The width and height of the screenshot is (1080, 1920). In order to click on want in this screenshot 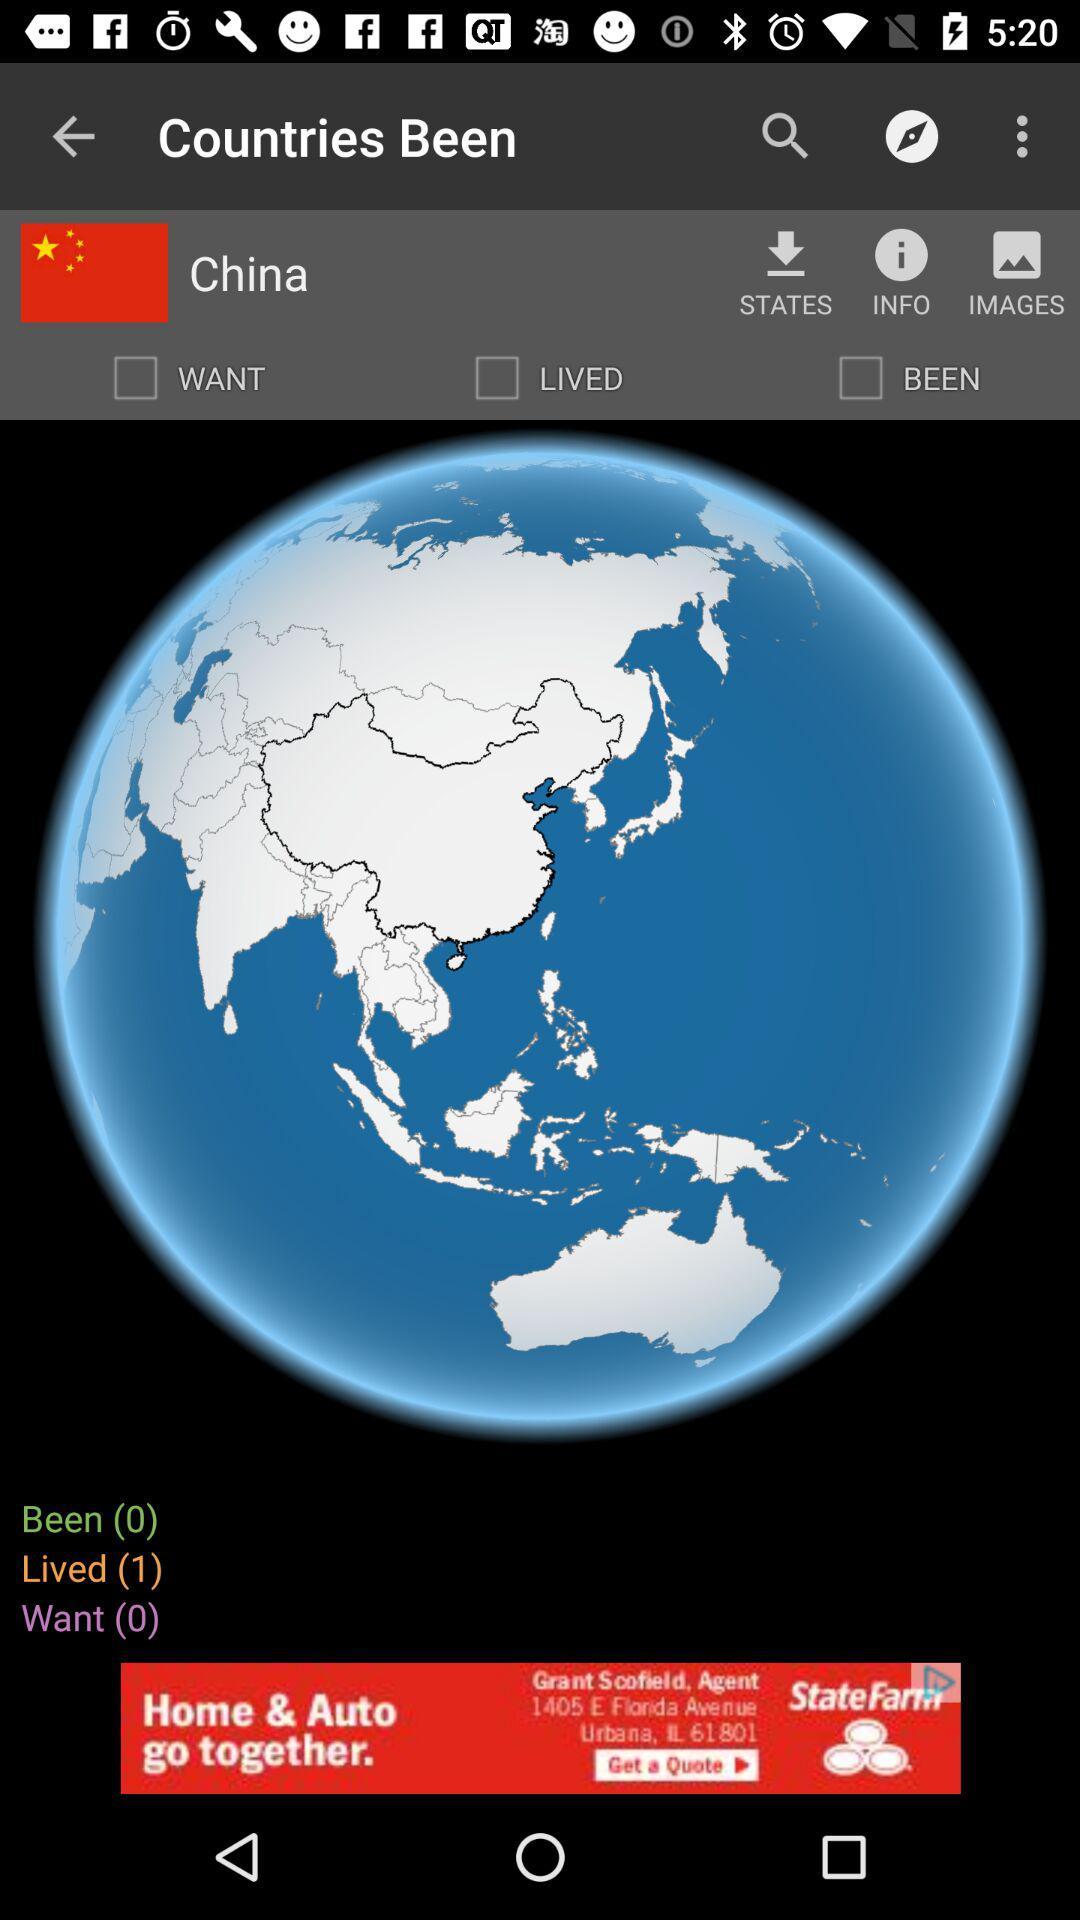, I will do `click(135, 378)`.